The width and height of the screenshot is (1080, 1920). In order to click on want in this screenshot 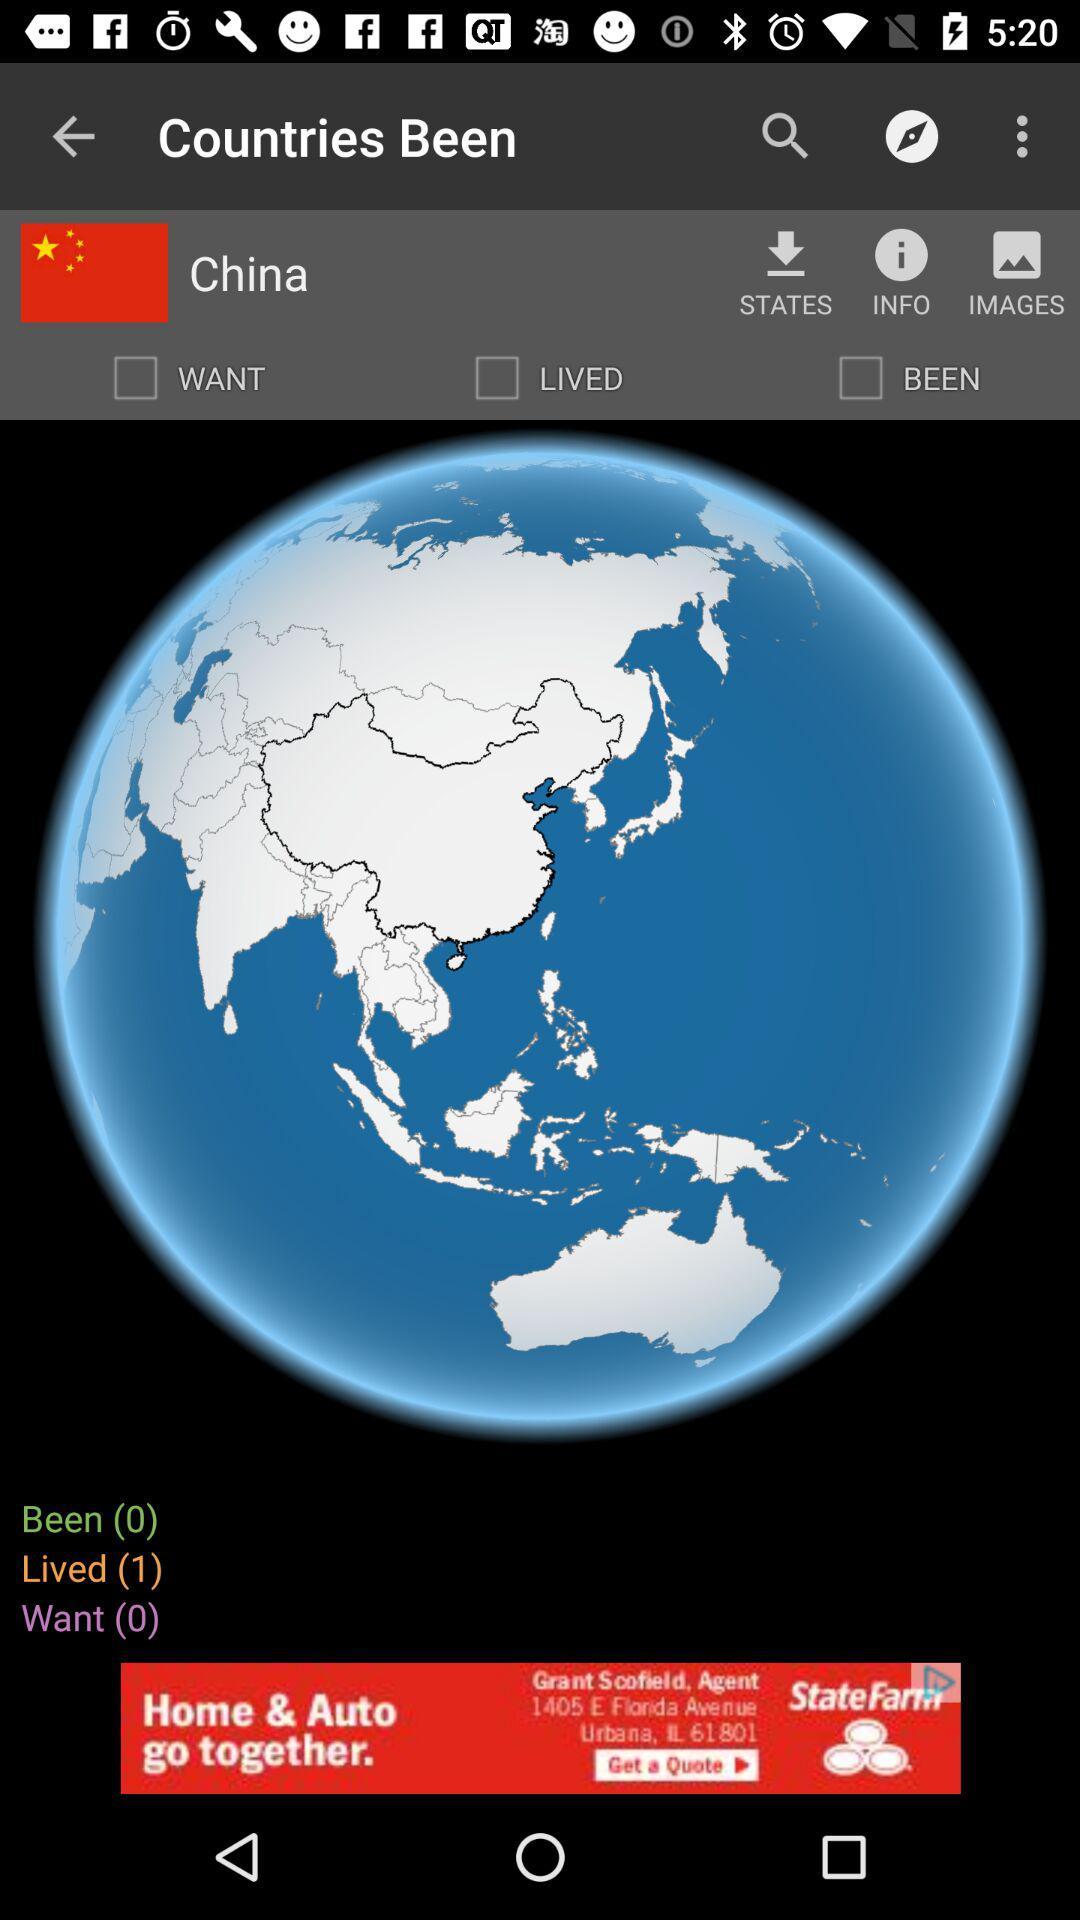, I will do `click(135, 378)`.